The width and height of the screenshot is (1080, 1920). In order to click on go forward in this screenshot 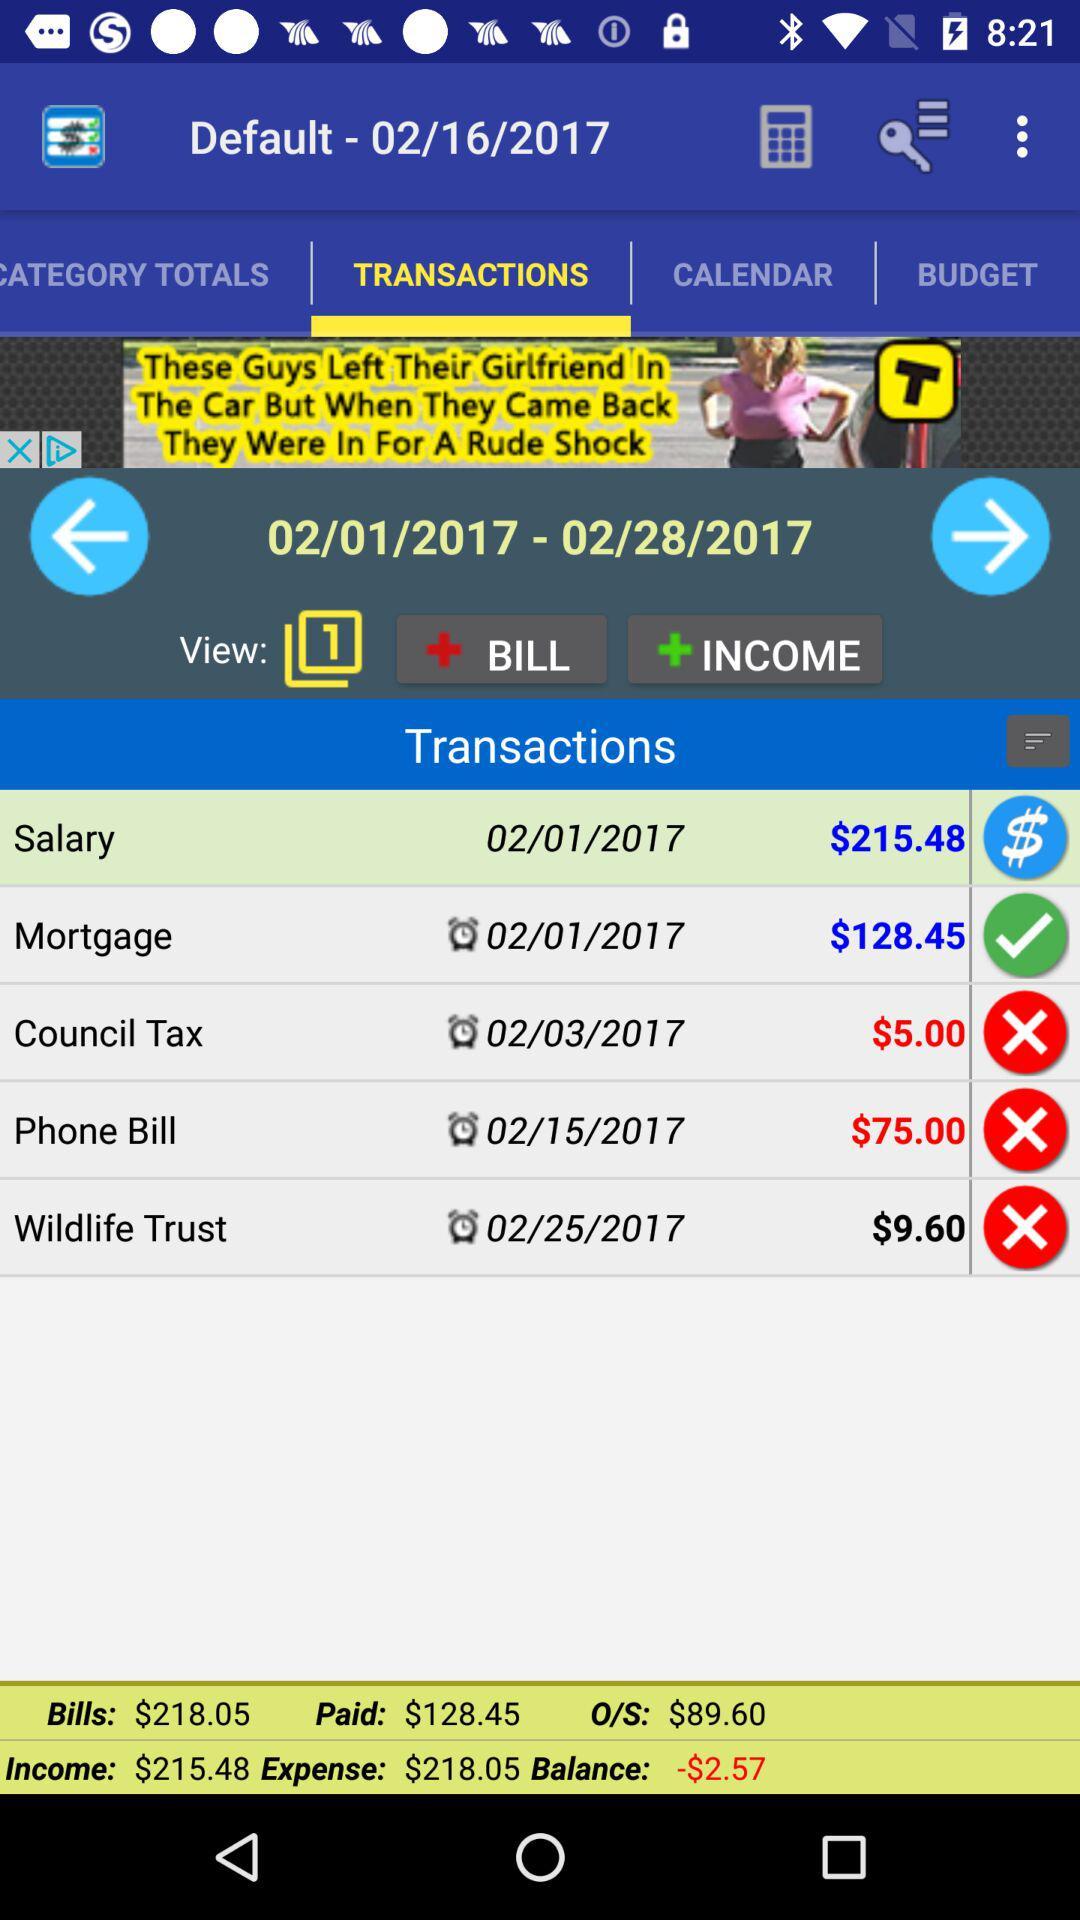, I will do `click(990, 536)`.